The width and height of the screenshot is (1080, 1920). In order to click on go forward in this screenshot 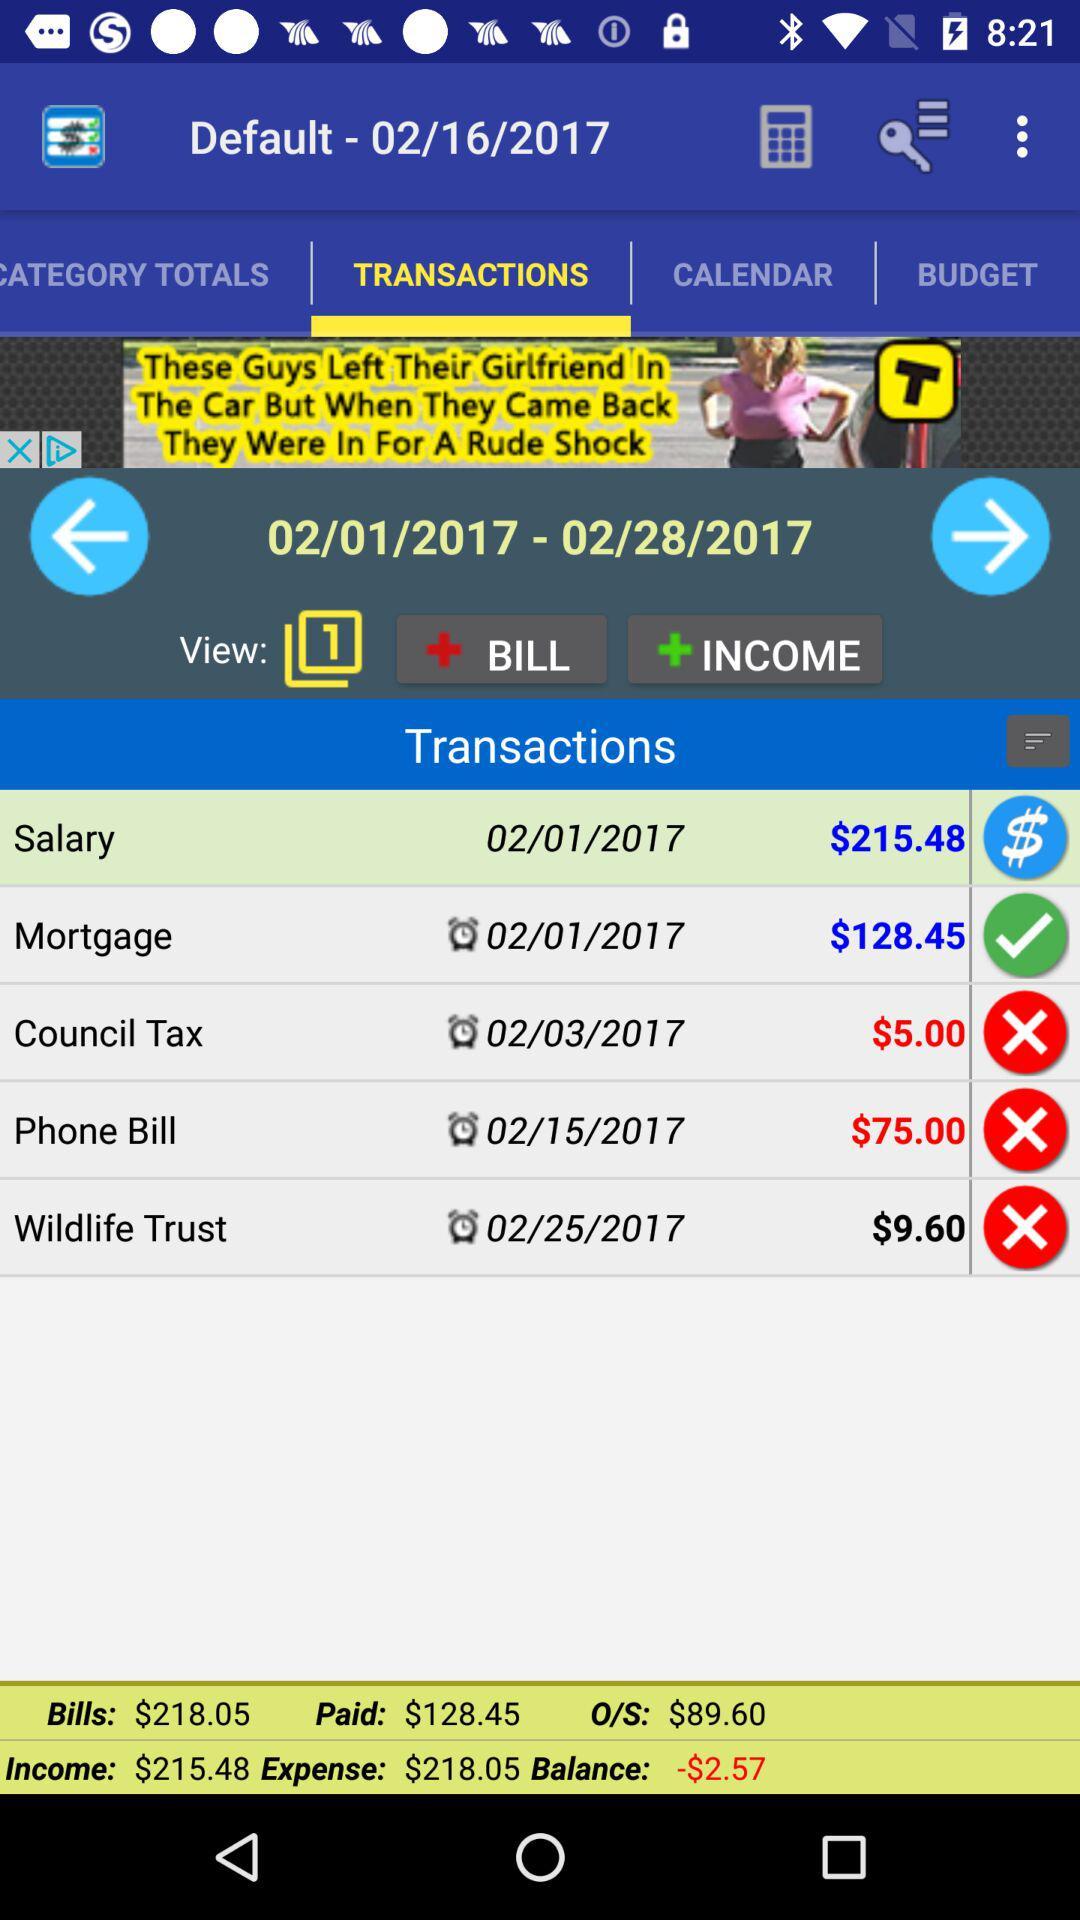, I will do `click(990, 536)`.